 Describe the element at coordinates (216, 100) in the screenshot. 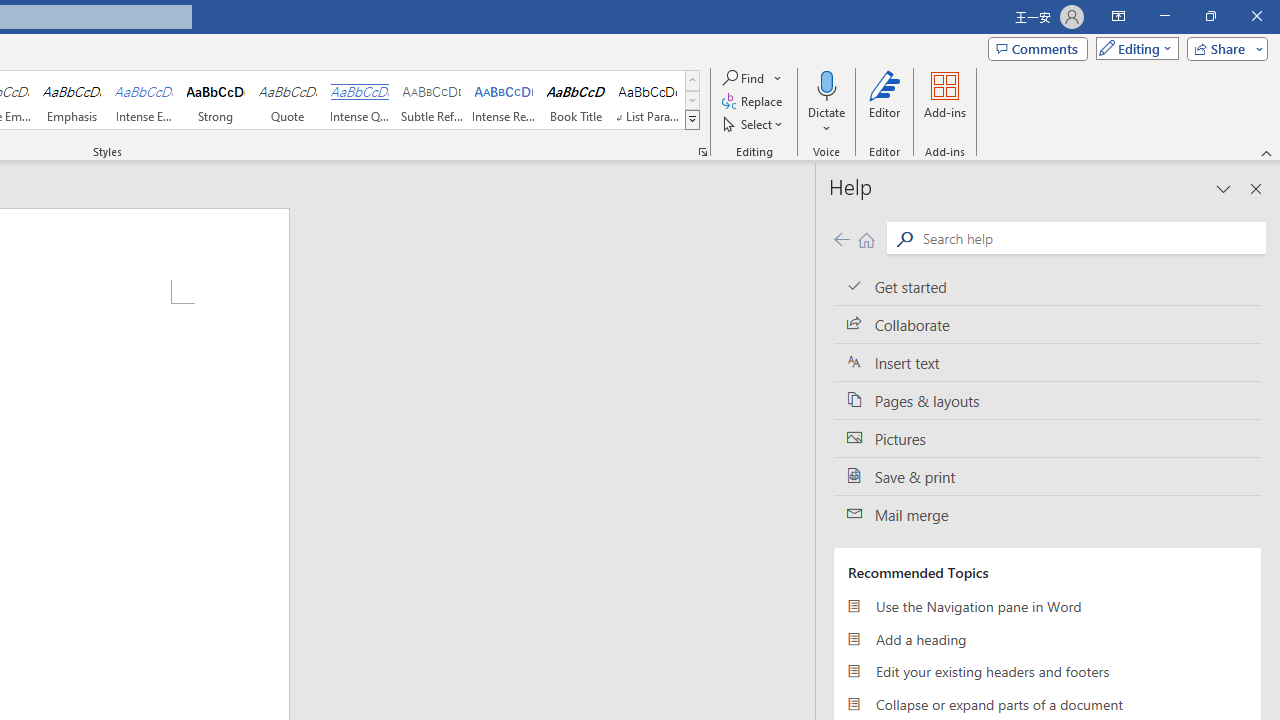

I see `'Strong'` at that location.